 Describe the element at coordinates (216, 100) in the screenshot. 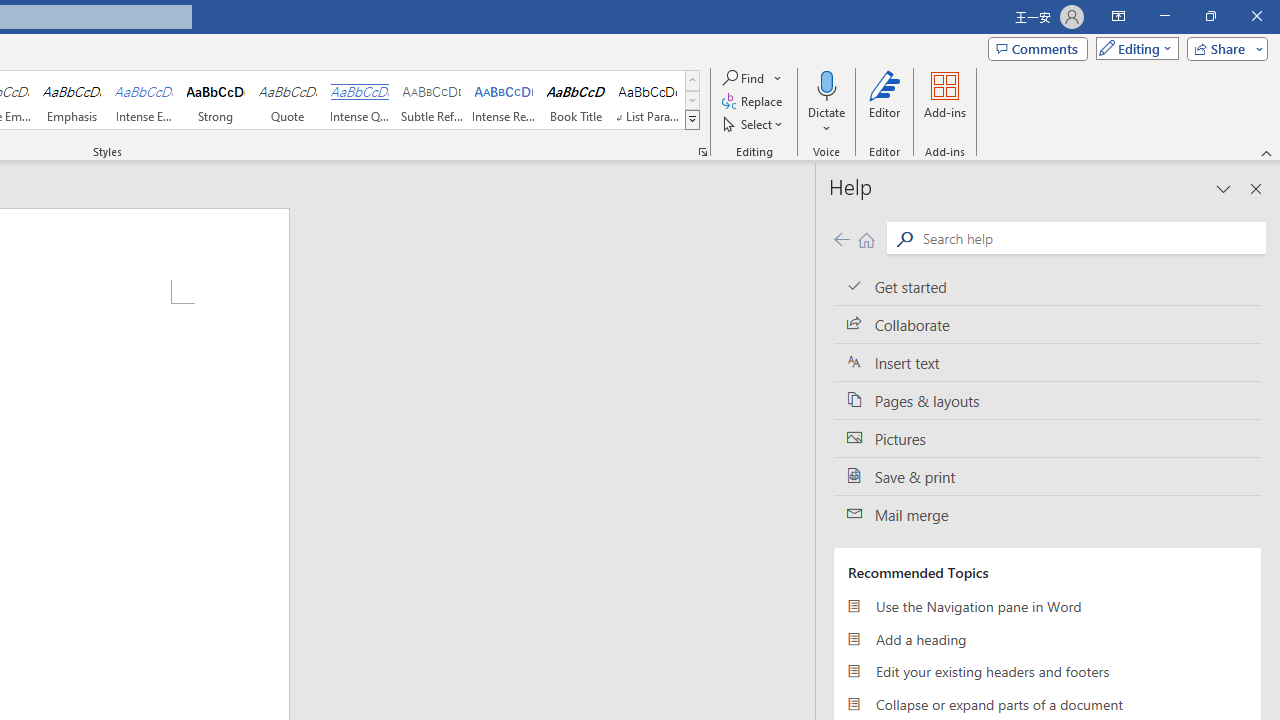

I see `'Strong'` at that location.